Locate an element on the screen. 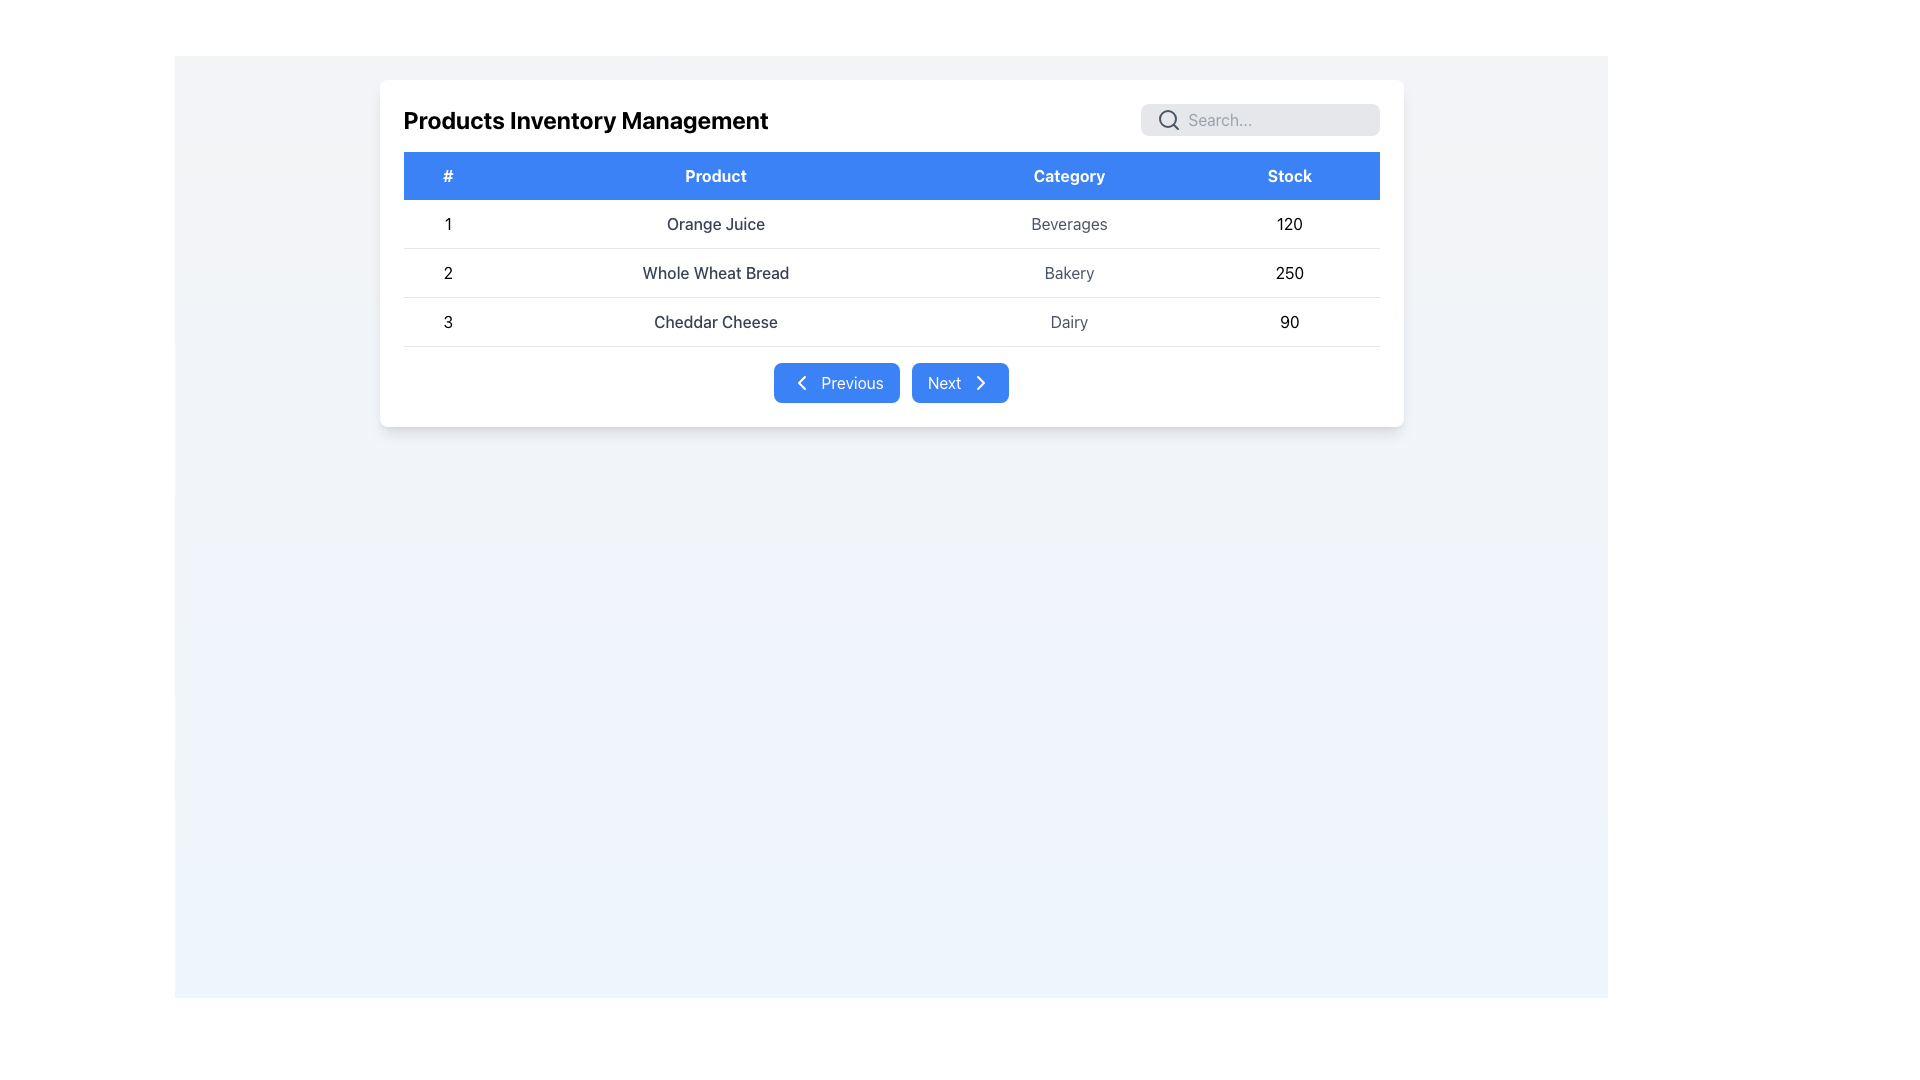 The image size is (1920, 1080). the product name text located in the first data row of the inventory management table under the 'Product' column is located at coordinates (715, 224).